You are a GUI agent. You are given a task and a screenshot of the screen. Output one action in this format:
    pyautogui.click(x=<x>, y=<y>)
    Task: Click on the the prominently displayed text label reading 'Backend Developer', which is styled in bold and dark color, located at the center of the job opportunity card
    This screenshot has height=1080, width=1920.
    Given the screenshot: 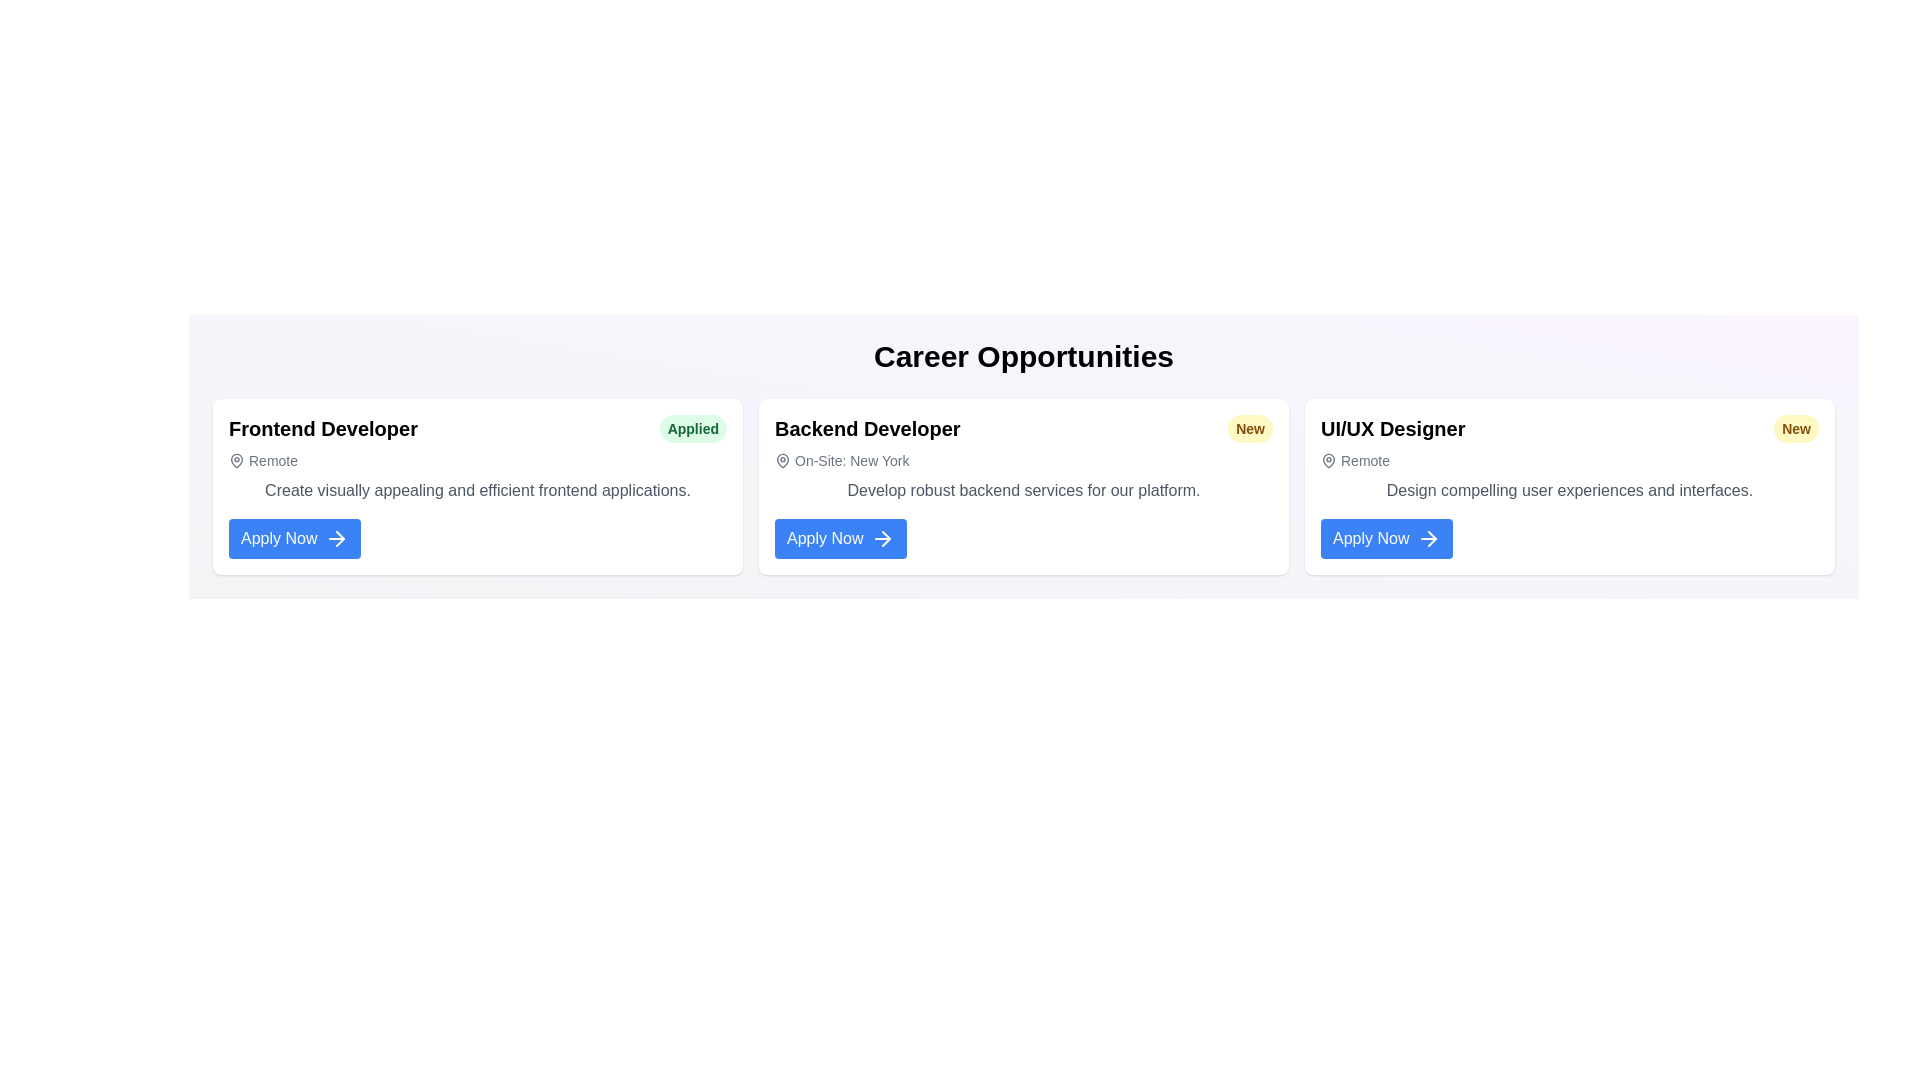 What is the action you would take?
    pyautogui.click(x=867, y=427)
    